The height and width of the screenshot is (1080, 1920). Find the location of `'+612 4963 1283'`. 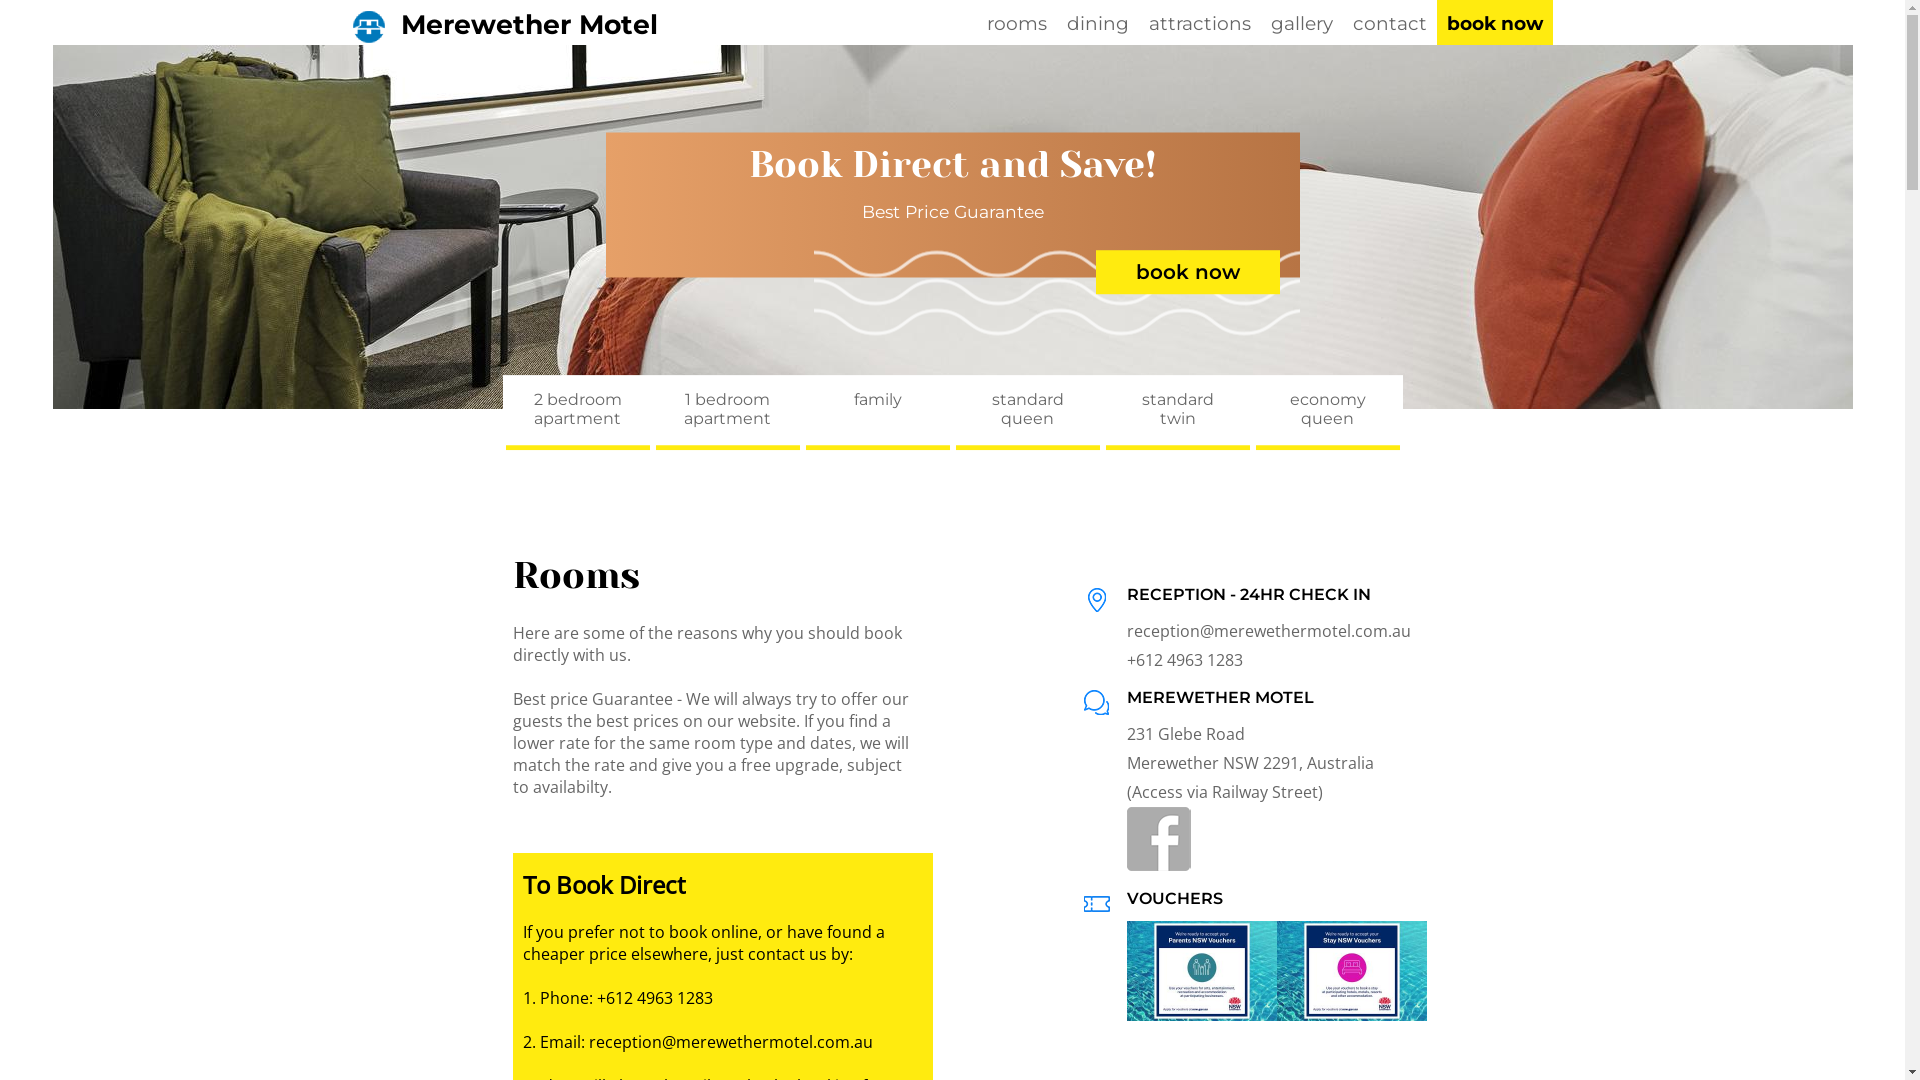

'+612 4963 1283' is located at coordinates (1126, 659).